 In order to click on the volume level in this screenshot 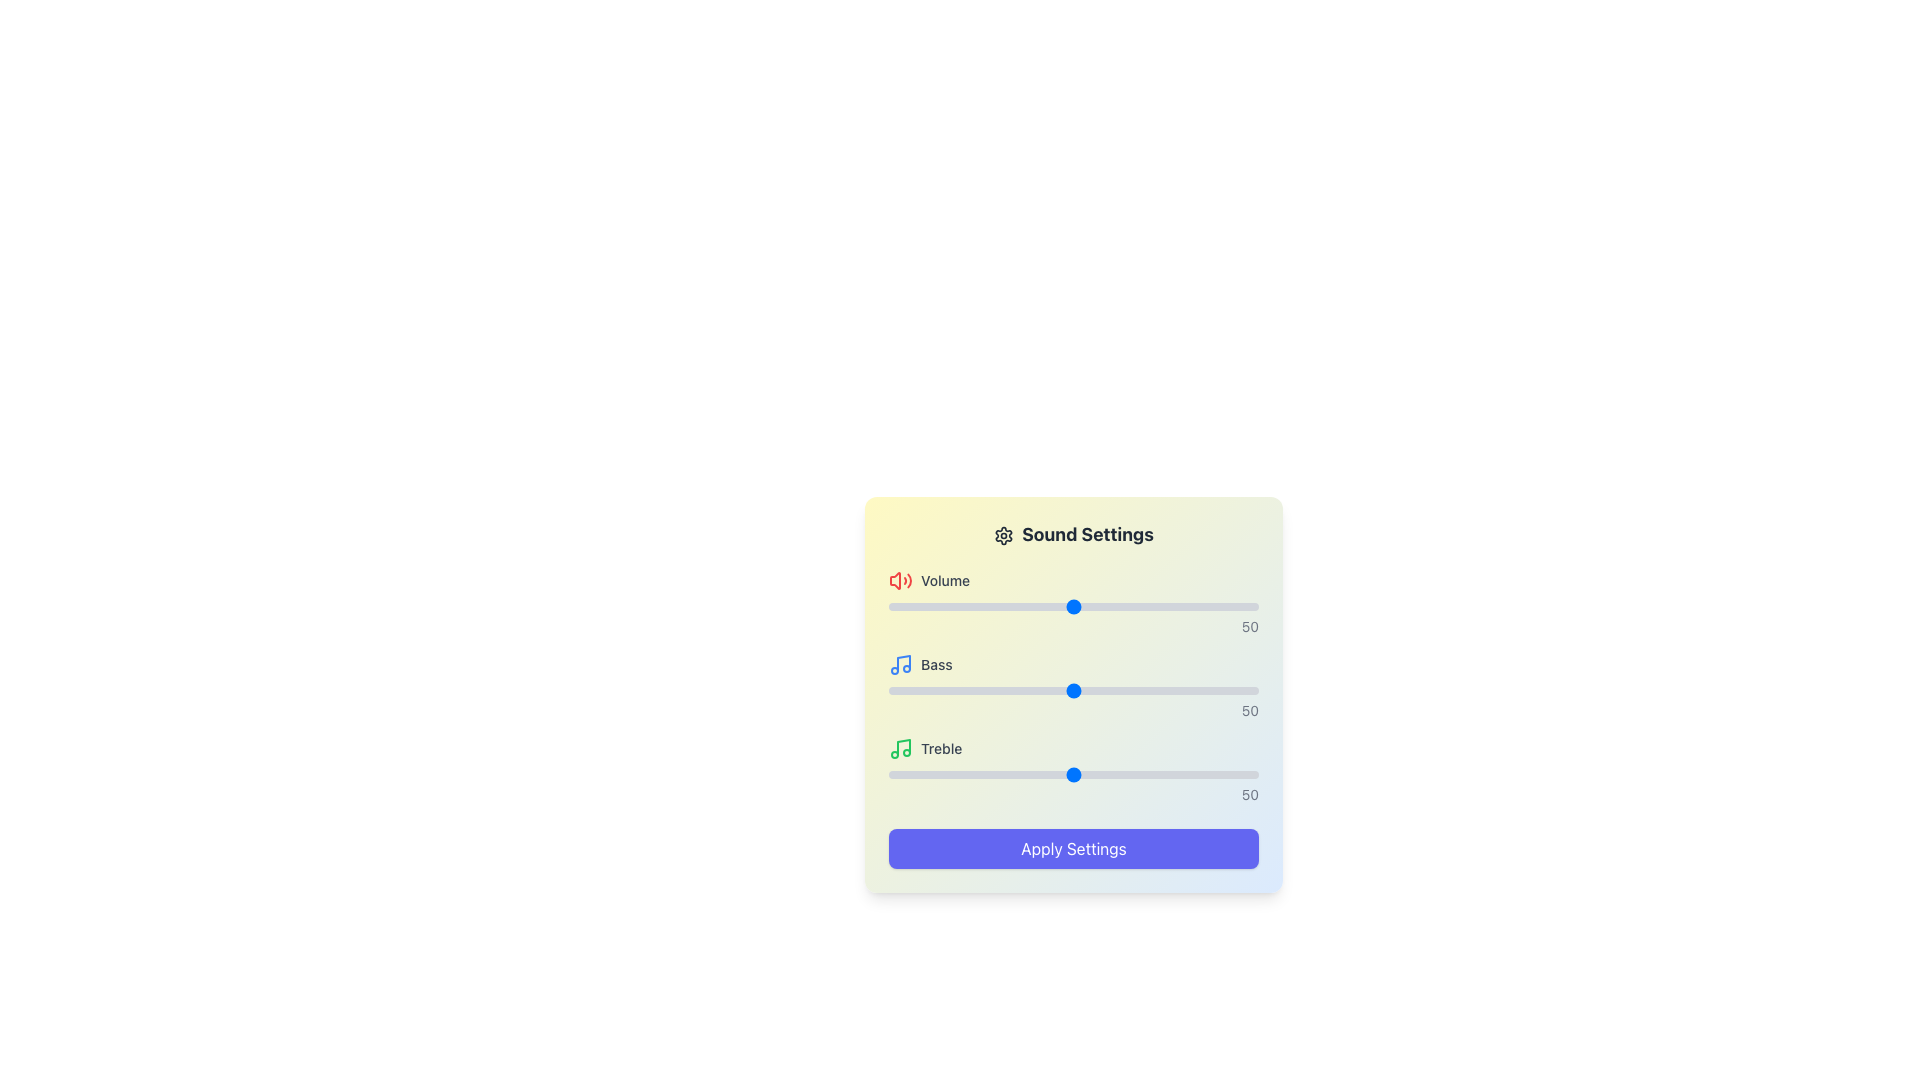, I will do `click(1022, 605)`.